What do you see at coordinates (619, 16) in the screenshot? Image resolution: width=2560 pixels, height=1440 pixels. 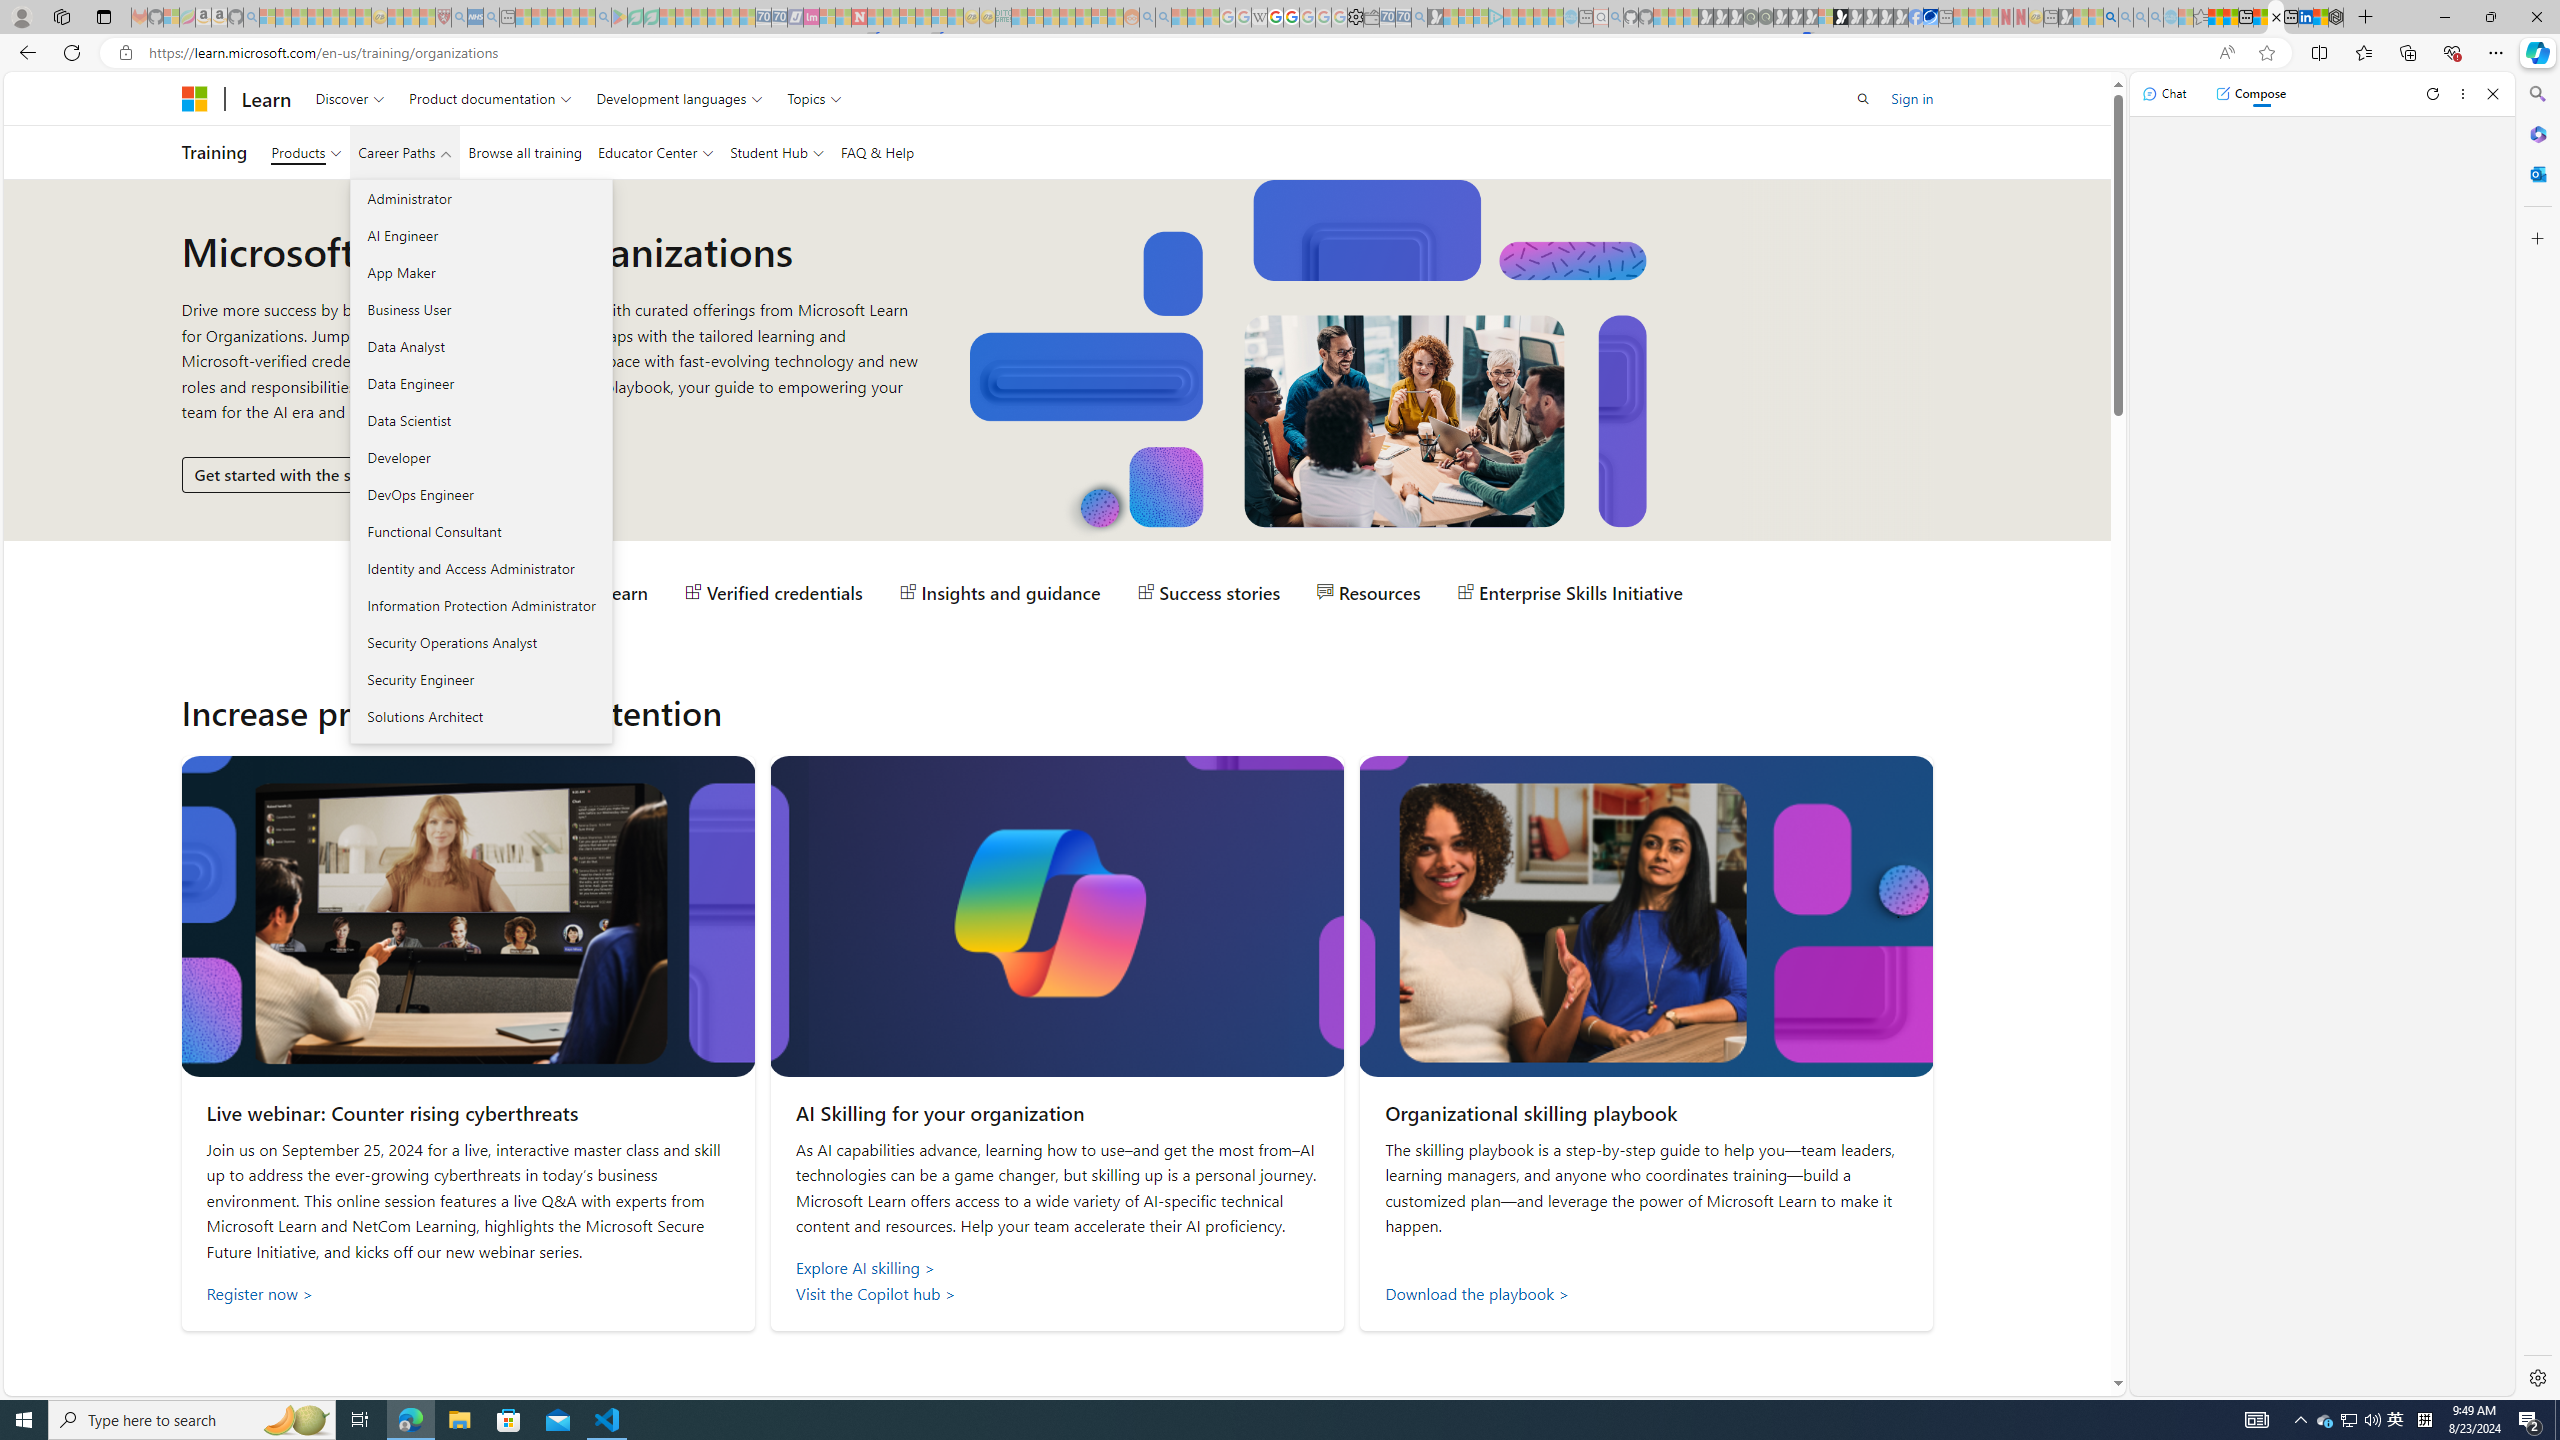 I see `'Bluey: Let'` at bounding box center [619, 16].